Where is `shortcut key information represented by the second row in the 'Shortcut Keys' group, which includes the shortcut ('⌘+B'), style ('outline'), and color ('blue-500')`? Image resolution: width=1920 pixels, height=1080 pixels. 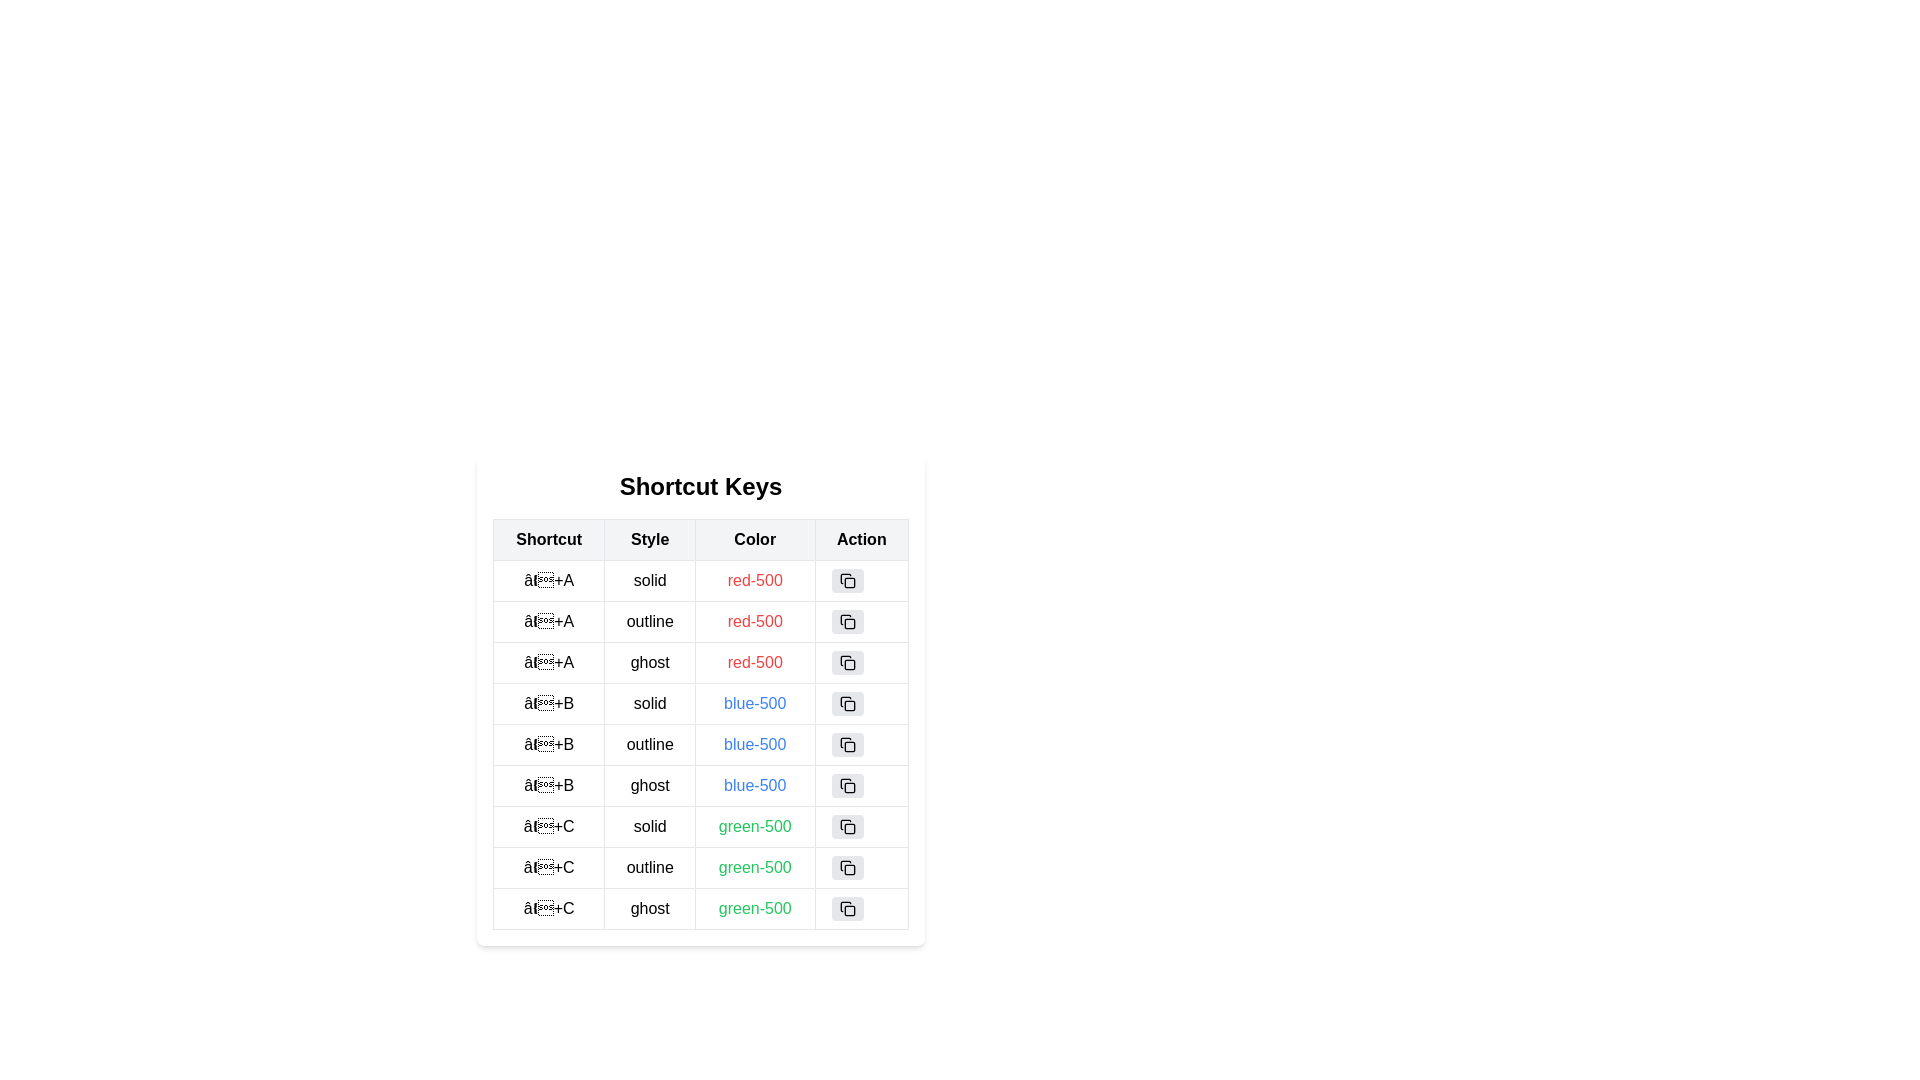 shortcut key information represented by the second row in the 'Shortcut Keys' group, which includes the shortcut ('⌘+B'), style ('outline'), and color ('blue-500') is located at coordinates (700, 744).